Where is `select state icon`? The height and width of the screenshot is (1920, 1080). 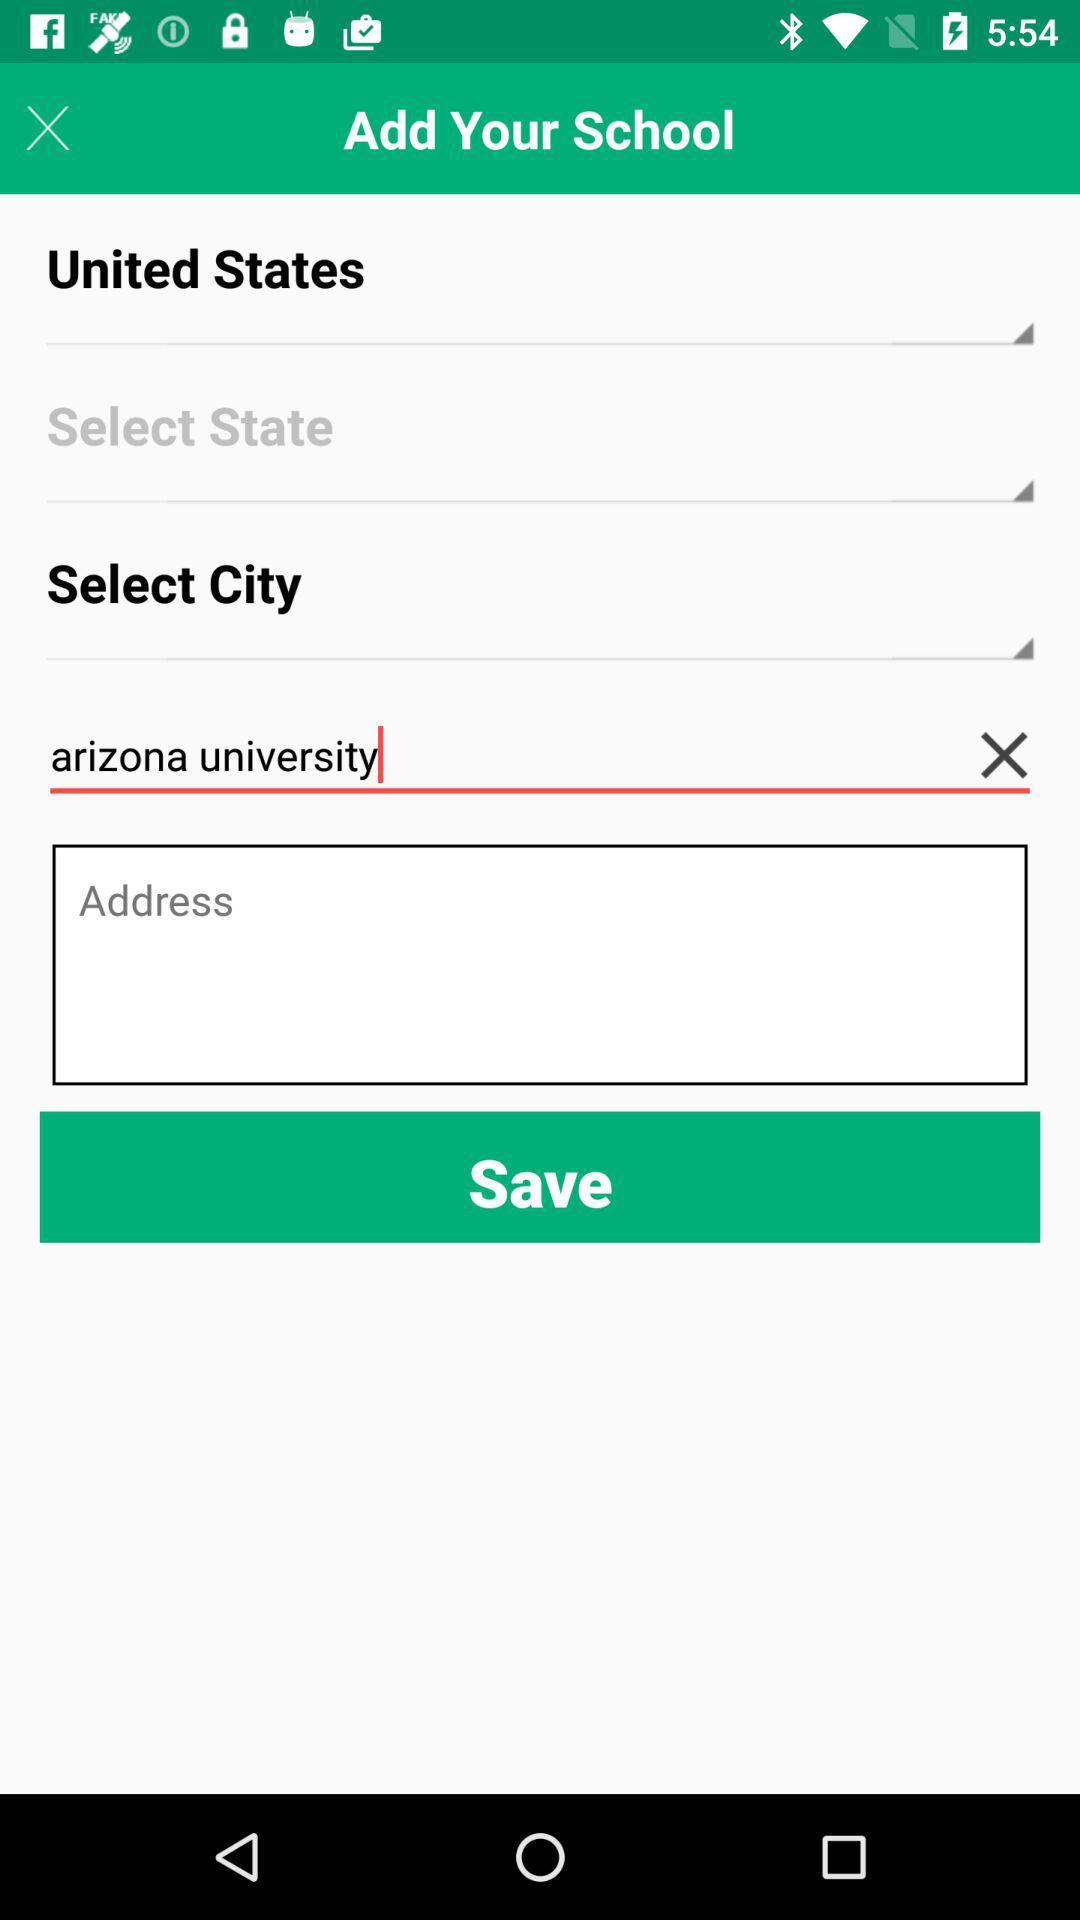
select state icon is located at coordinates (540, 442).